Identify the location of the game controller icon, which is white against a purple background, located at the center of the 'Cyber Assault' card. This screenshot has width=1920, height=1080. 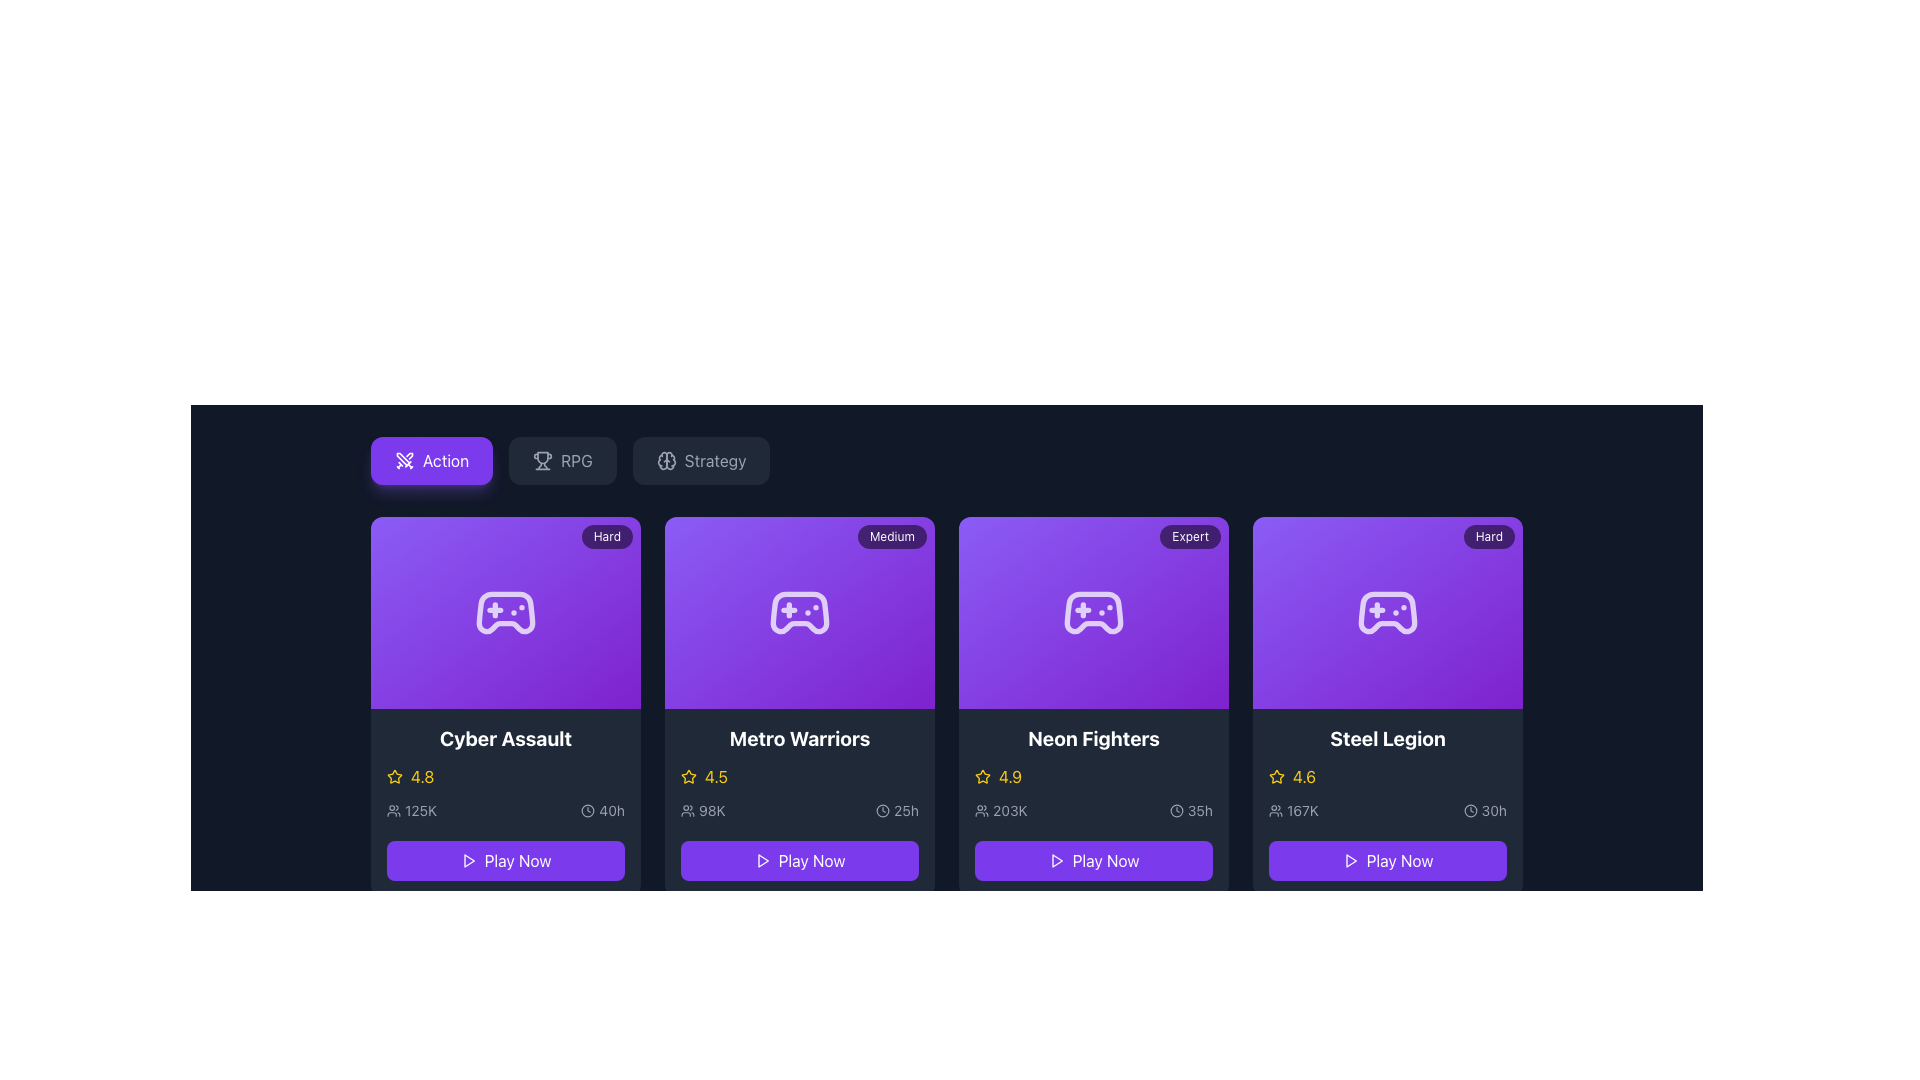
(505, 612).